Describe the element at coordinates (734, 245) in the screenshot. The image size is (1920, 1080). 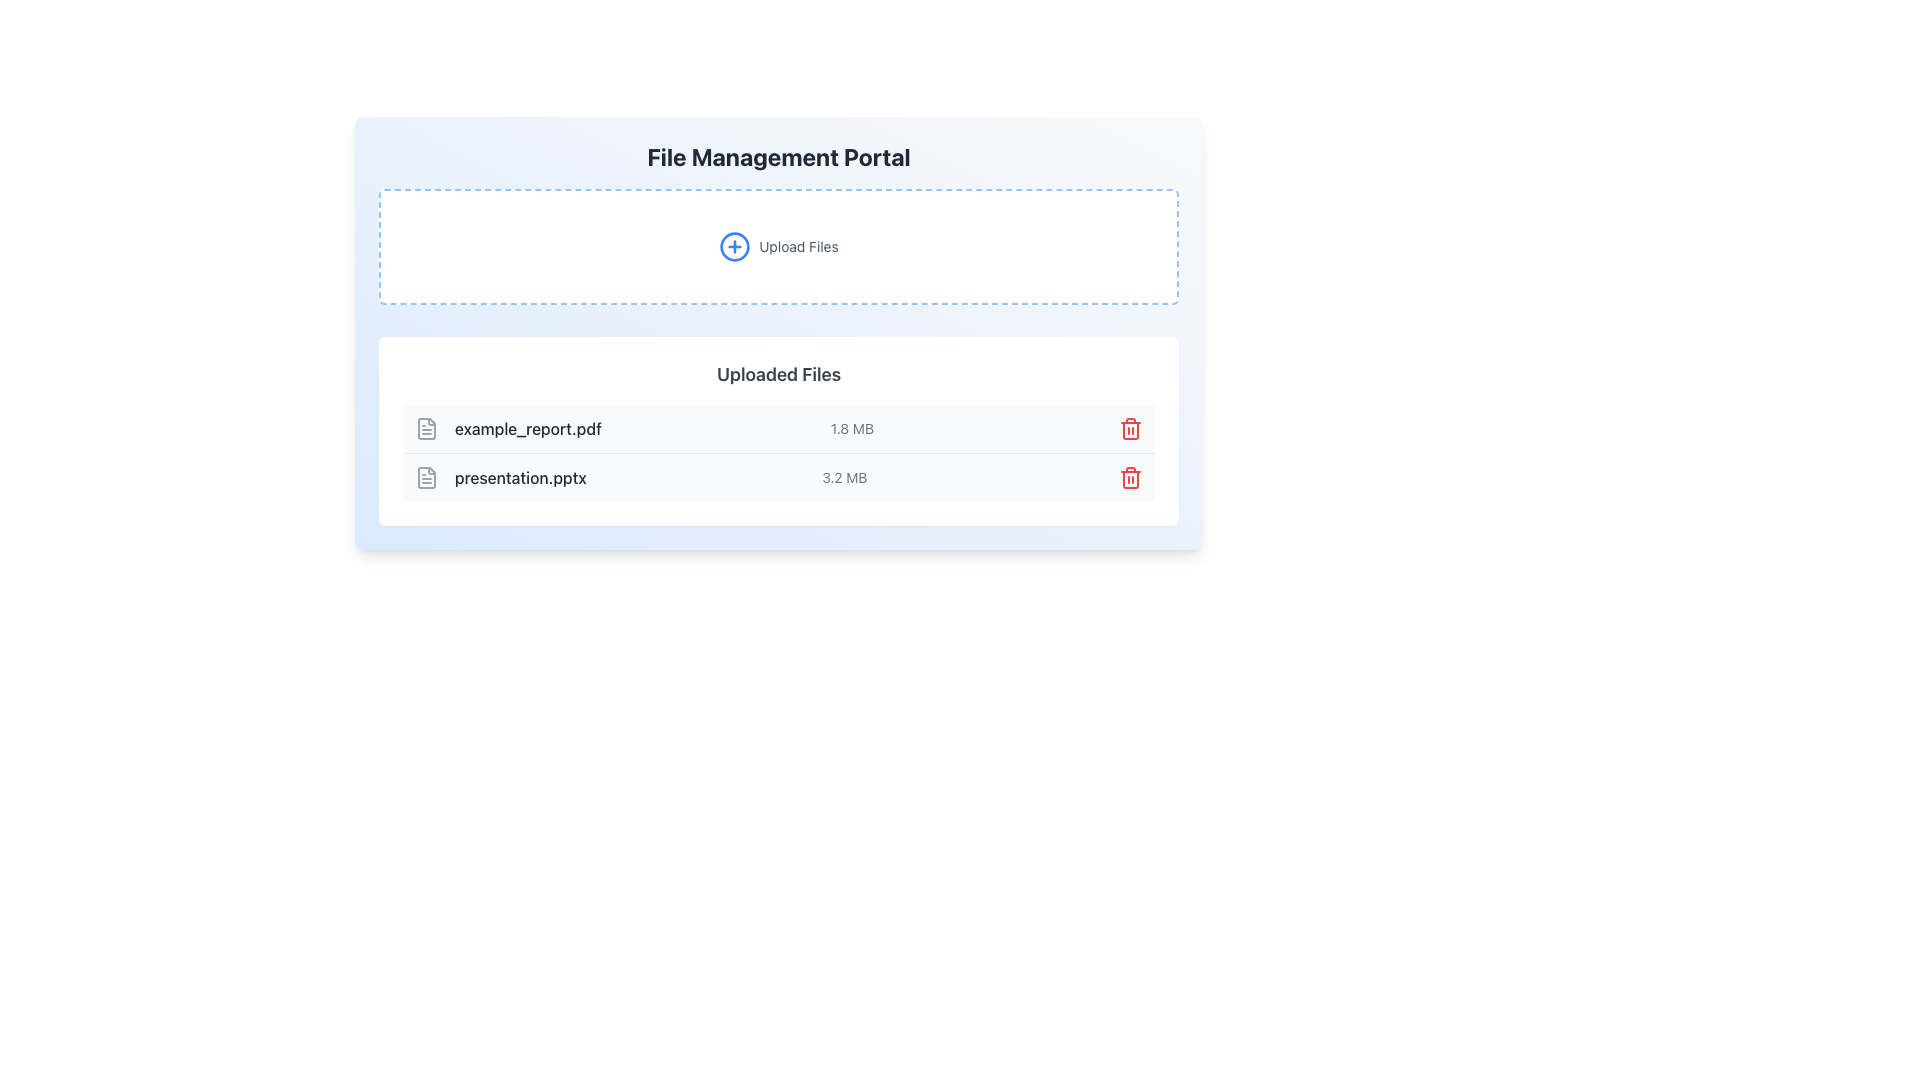
I see `the central Circle graphic within the 'Upload Files' icon, which is part of the decorative elements in the interface` at that location.